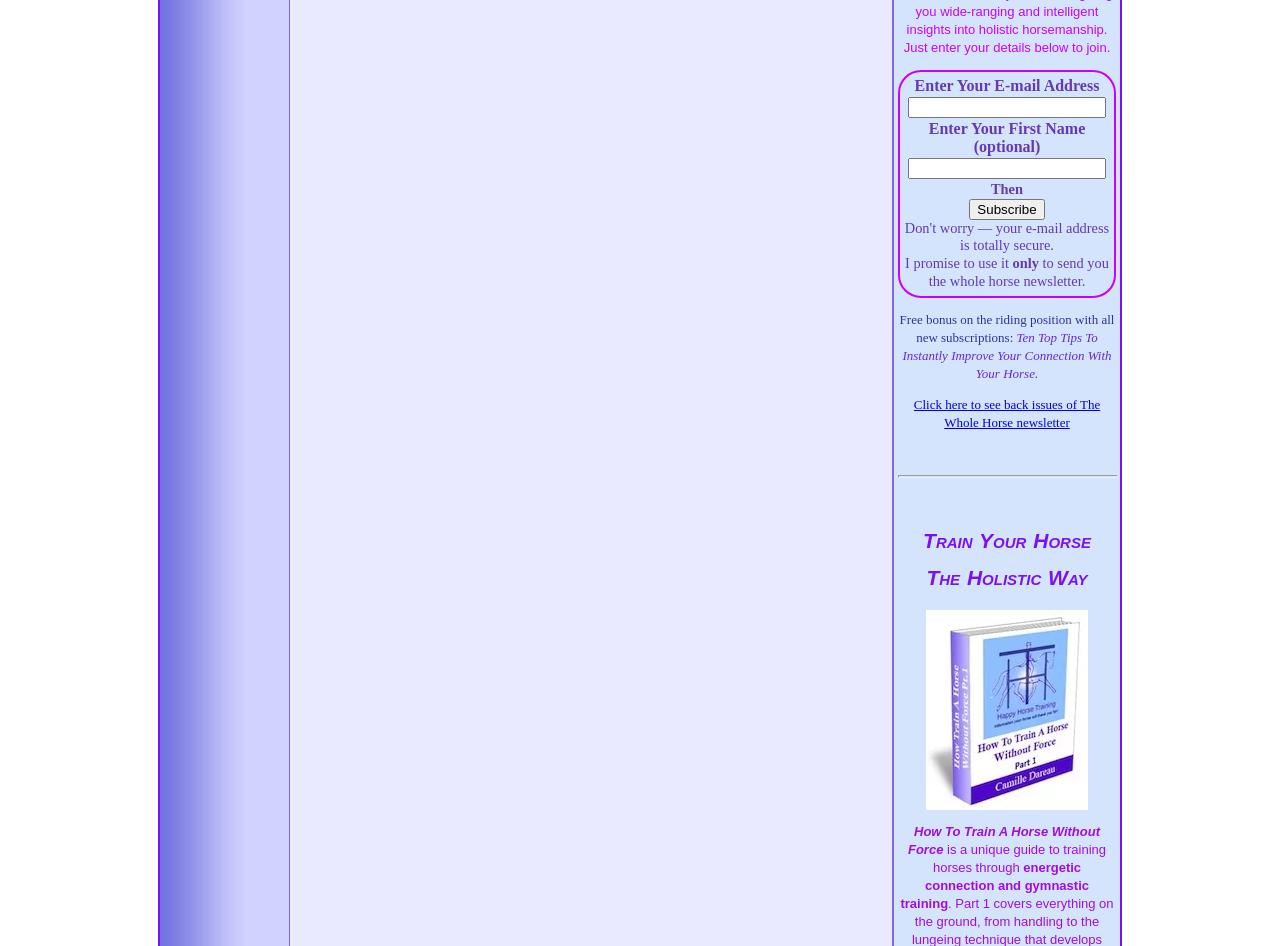 This screenshot has height=946, width=1280. Describe the element at coordinates (1006, 135) in the screenshot. I see `'Enter Your First Name (optional)'` at that location.